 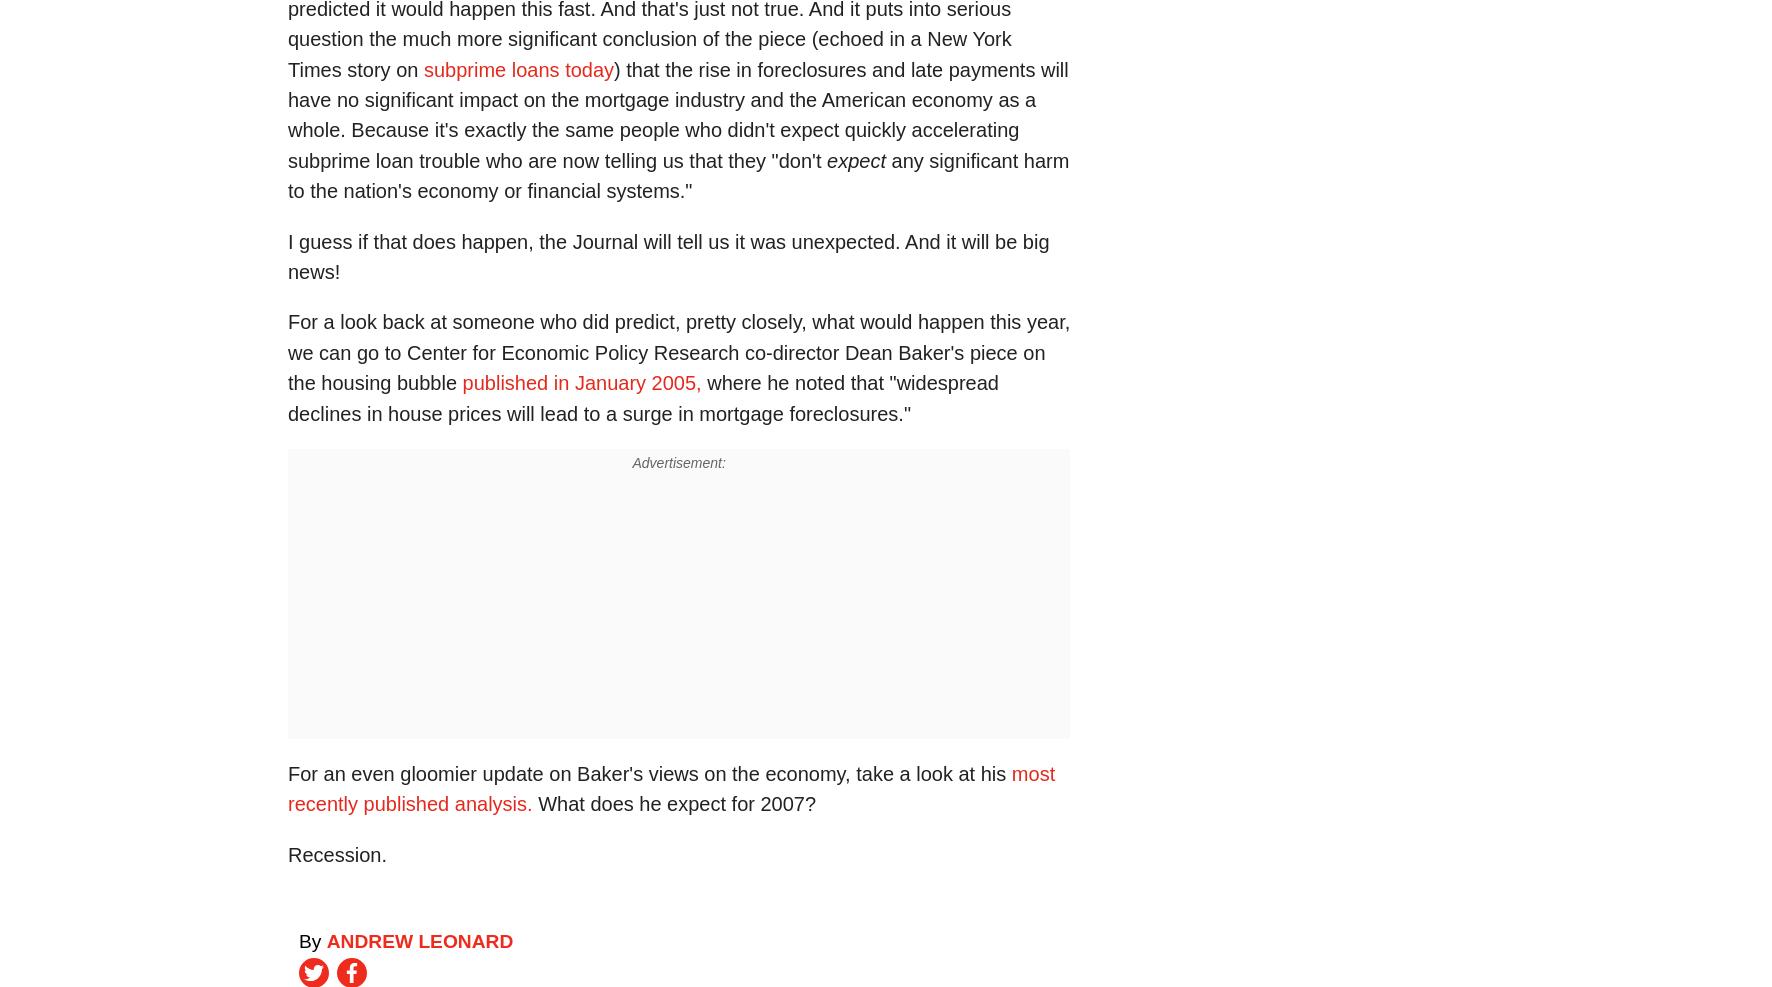 What do you see at coordinates (678, 351) in the screenshot?
I see `'For a look back at someone who did predict, pretty closely, what would happen this year, we can go to Center for Economic Policy Research co-director Dean Baker's piece on the housing bubble'` at bounding box center [678, 351].